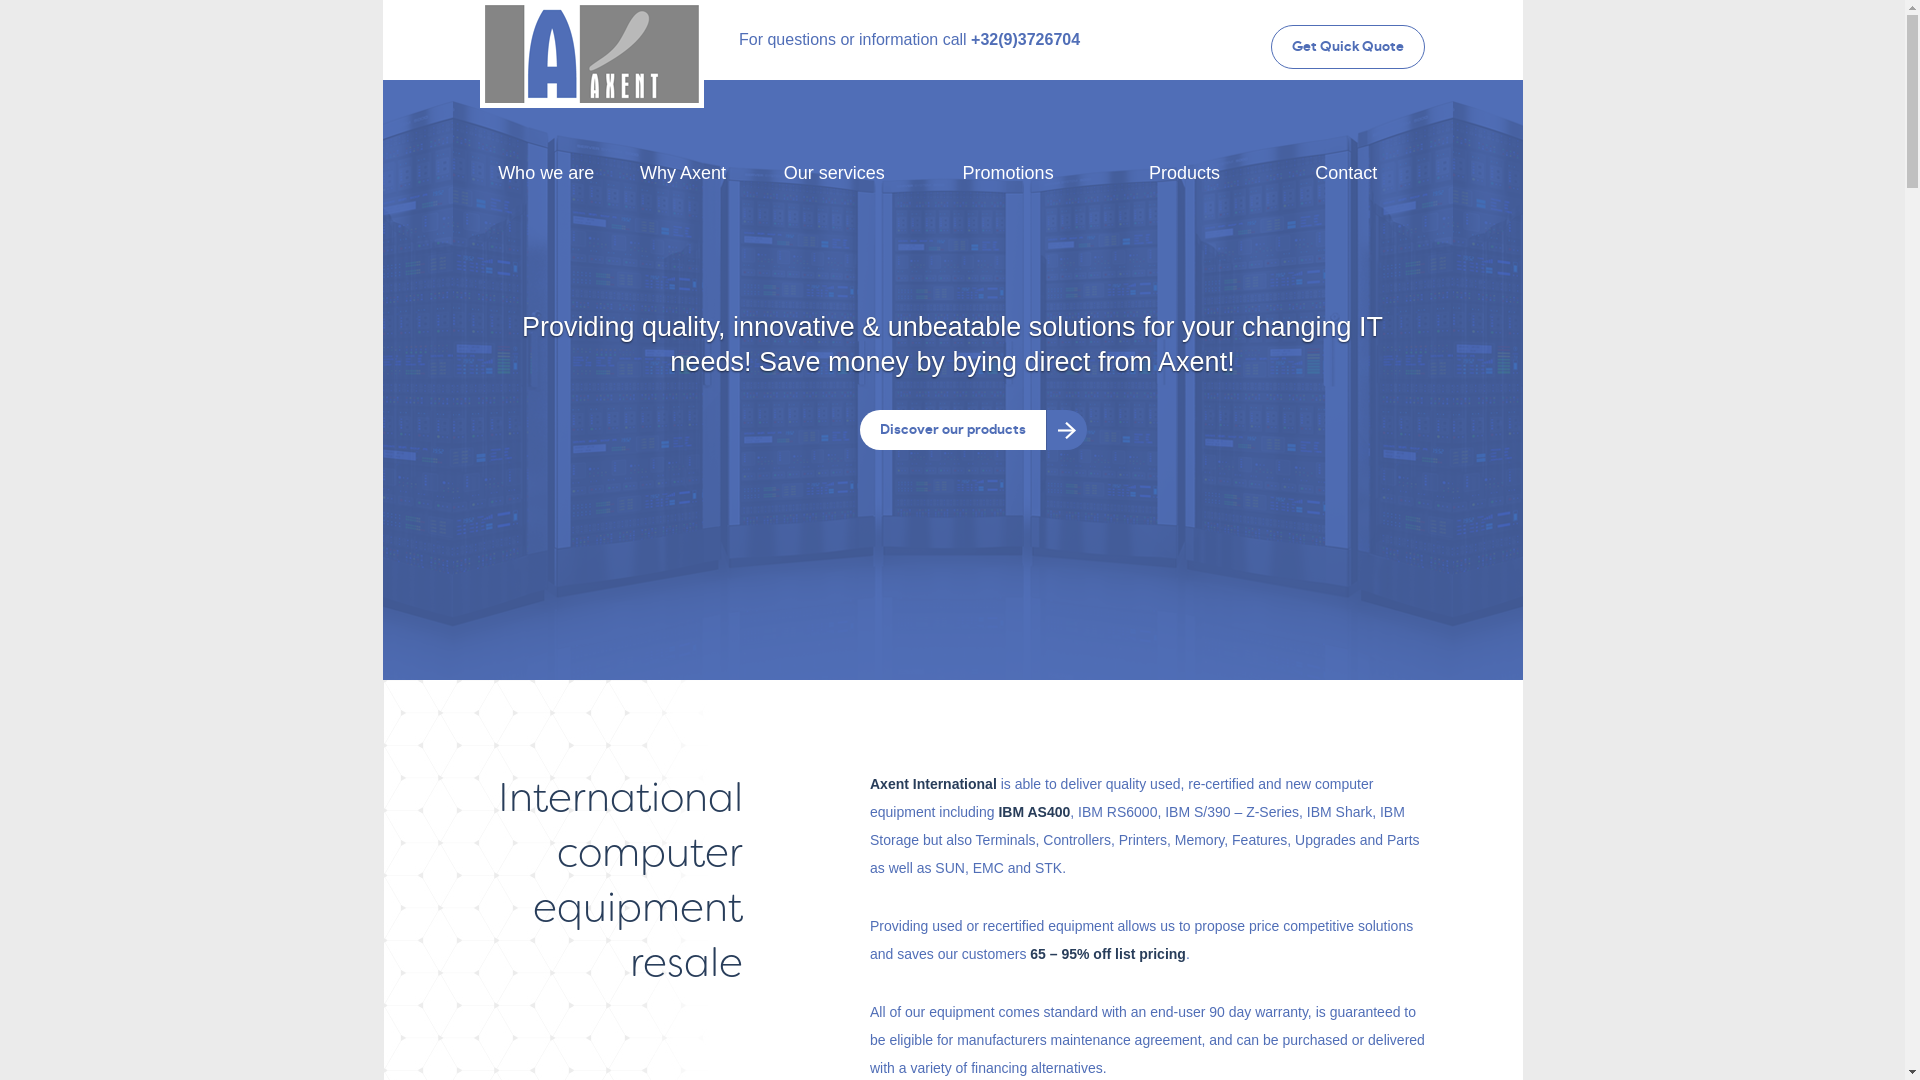 Image resolution: width=1920 pixels, height=1080 pixels. Describe the element at coordinates (1346, 172) in the screenshot. I see `'Contact'` at that location.